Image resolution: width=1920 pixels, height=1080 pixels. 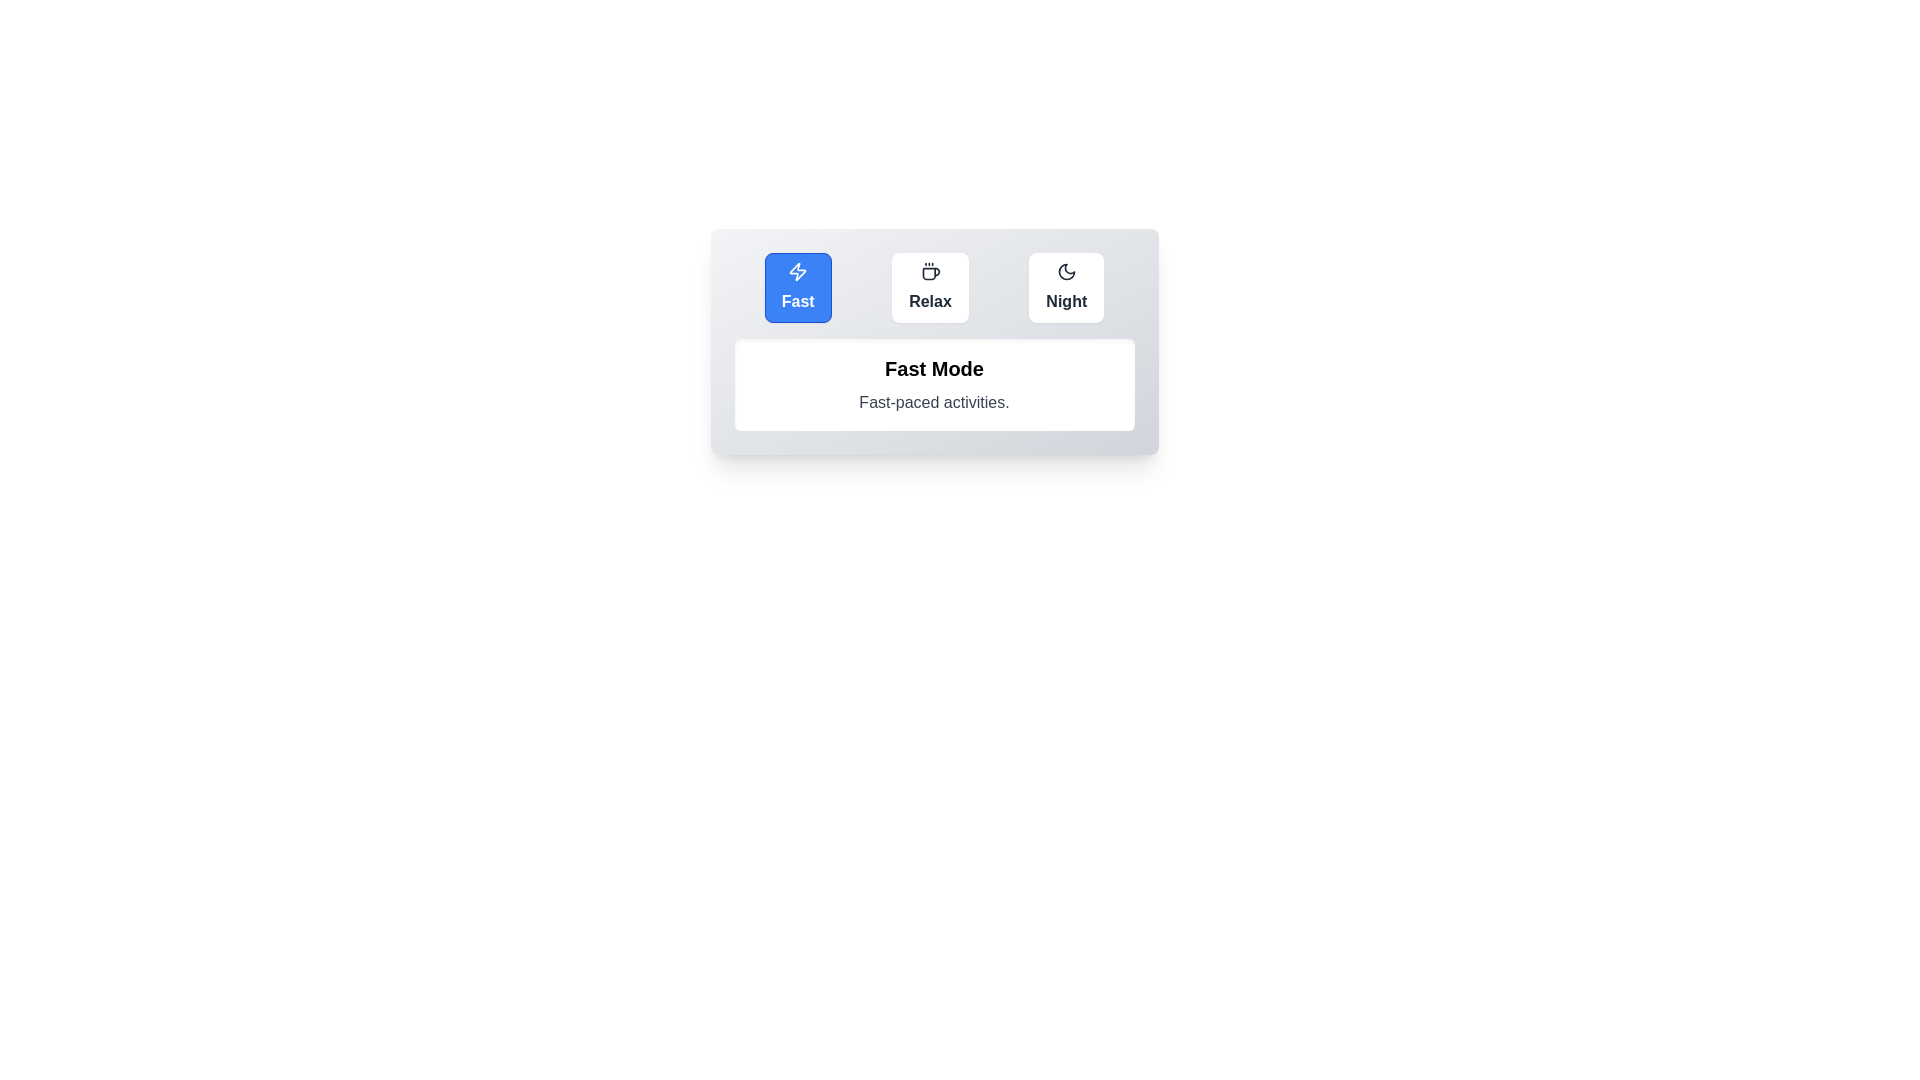 What do you see at coordinates (797, 301) in the screenshot?
I see `the label of the leftmost button in a horizontal row of three buttons, which identifies the button's functionality and displays the text 'Fast'` at bounding box center [797, 301].